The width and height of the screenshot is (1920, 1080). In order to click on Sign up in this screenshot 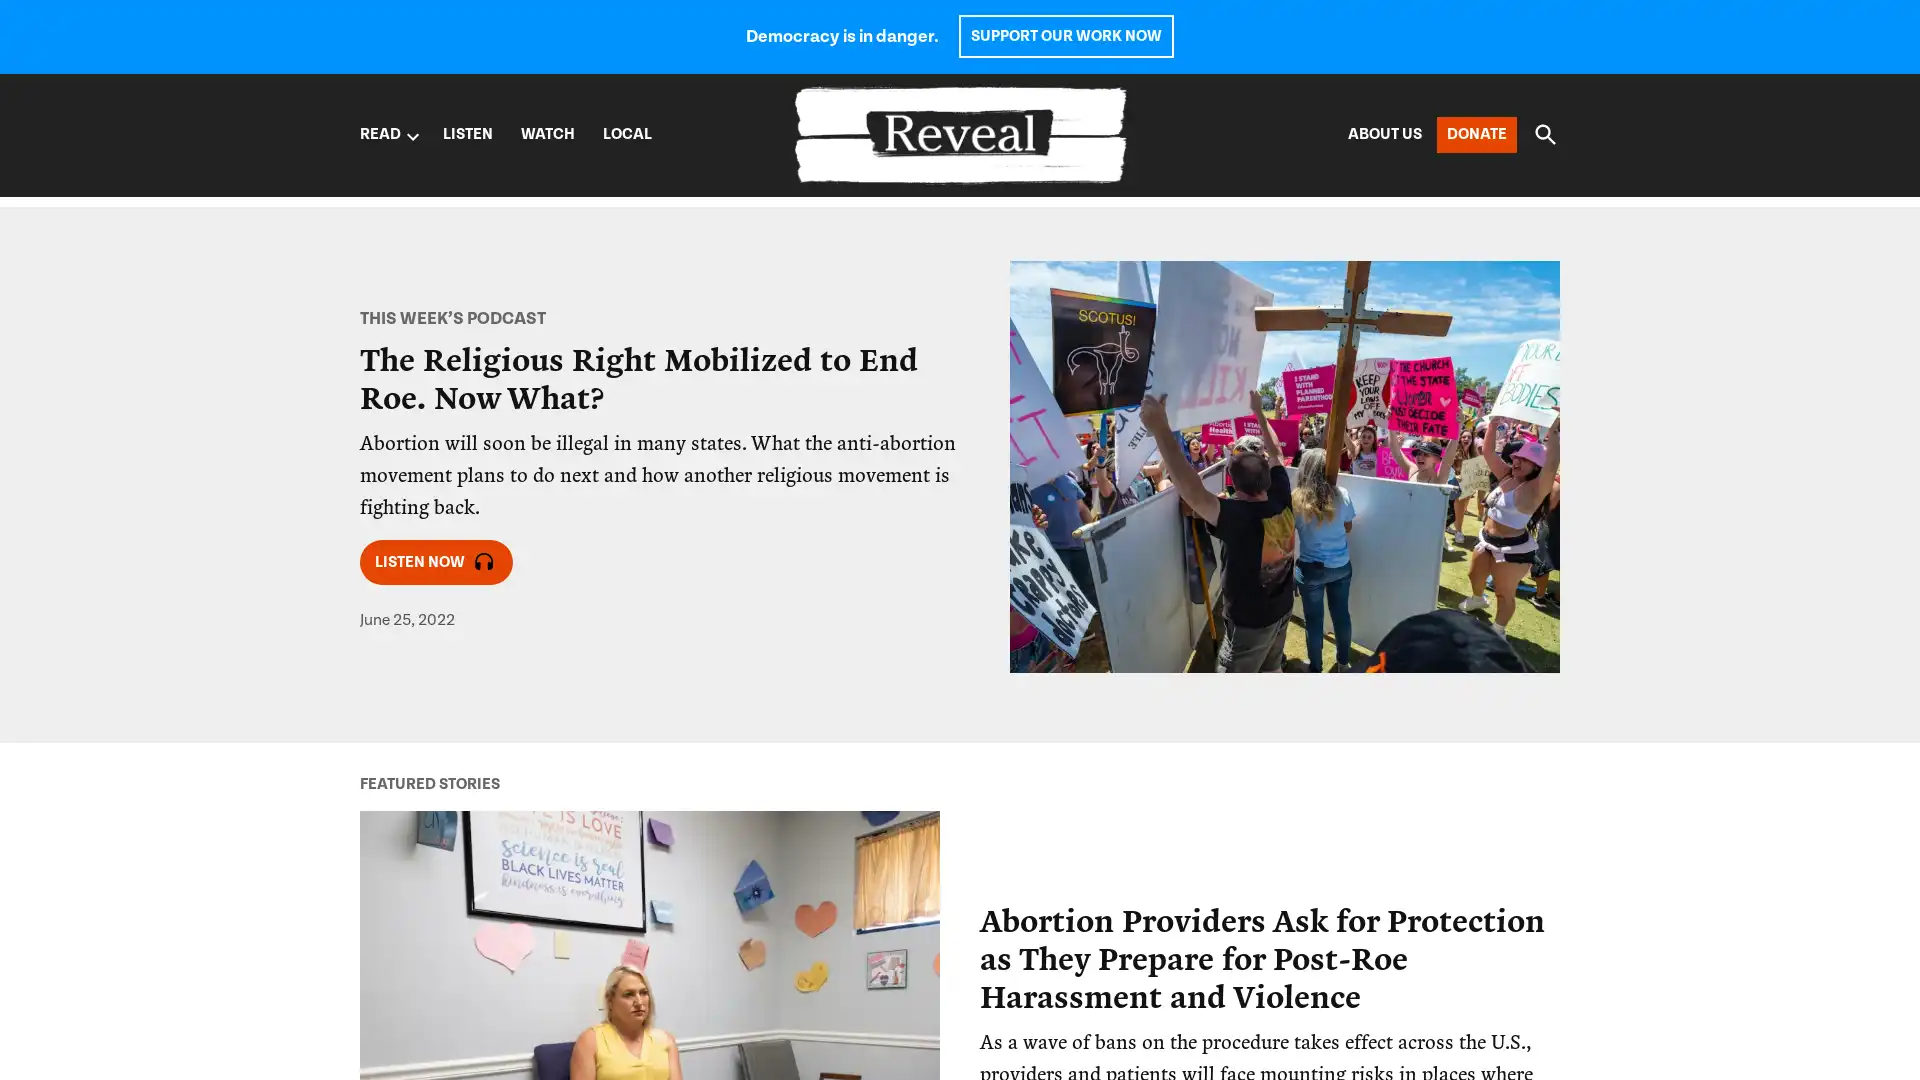, I will do `click(1022, 852)`.